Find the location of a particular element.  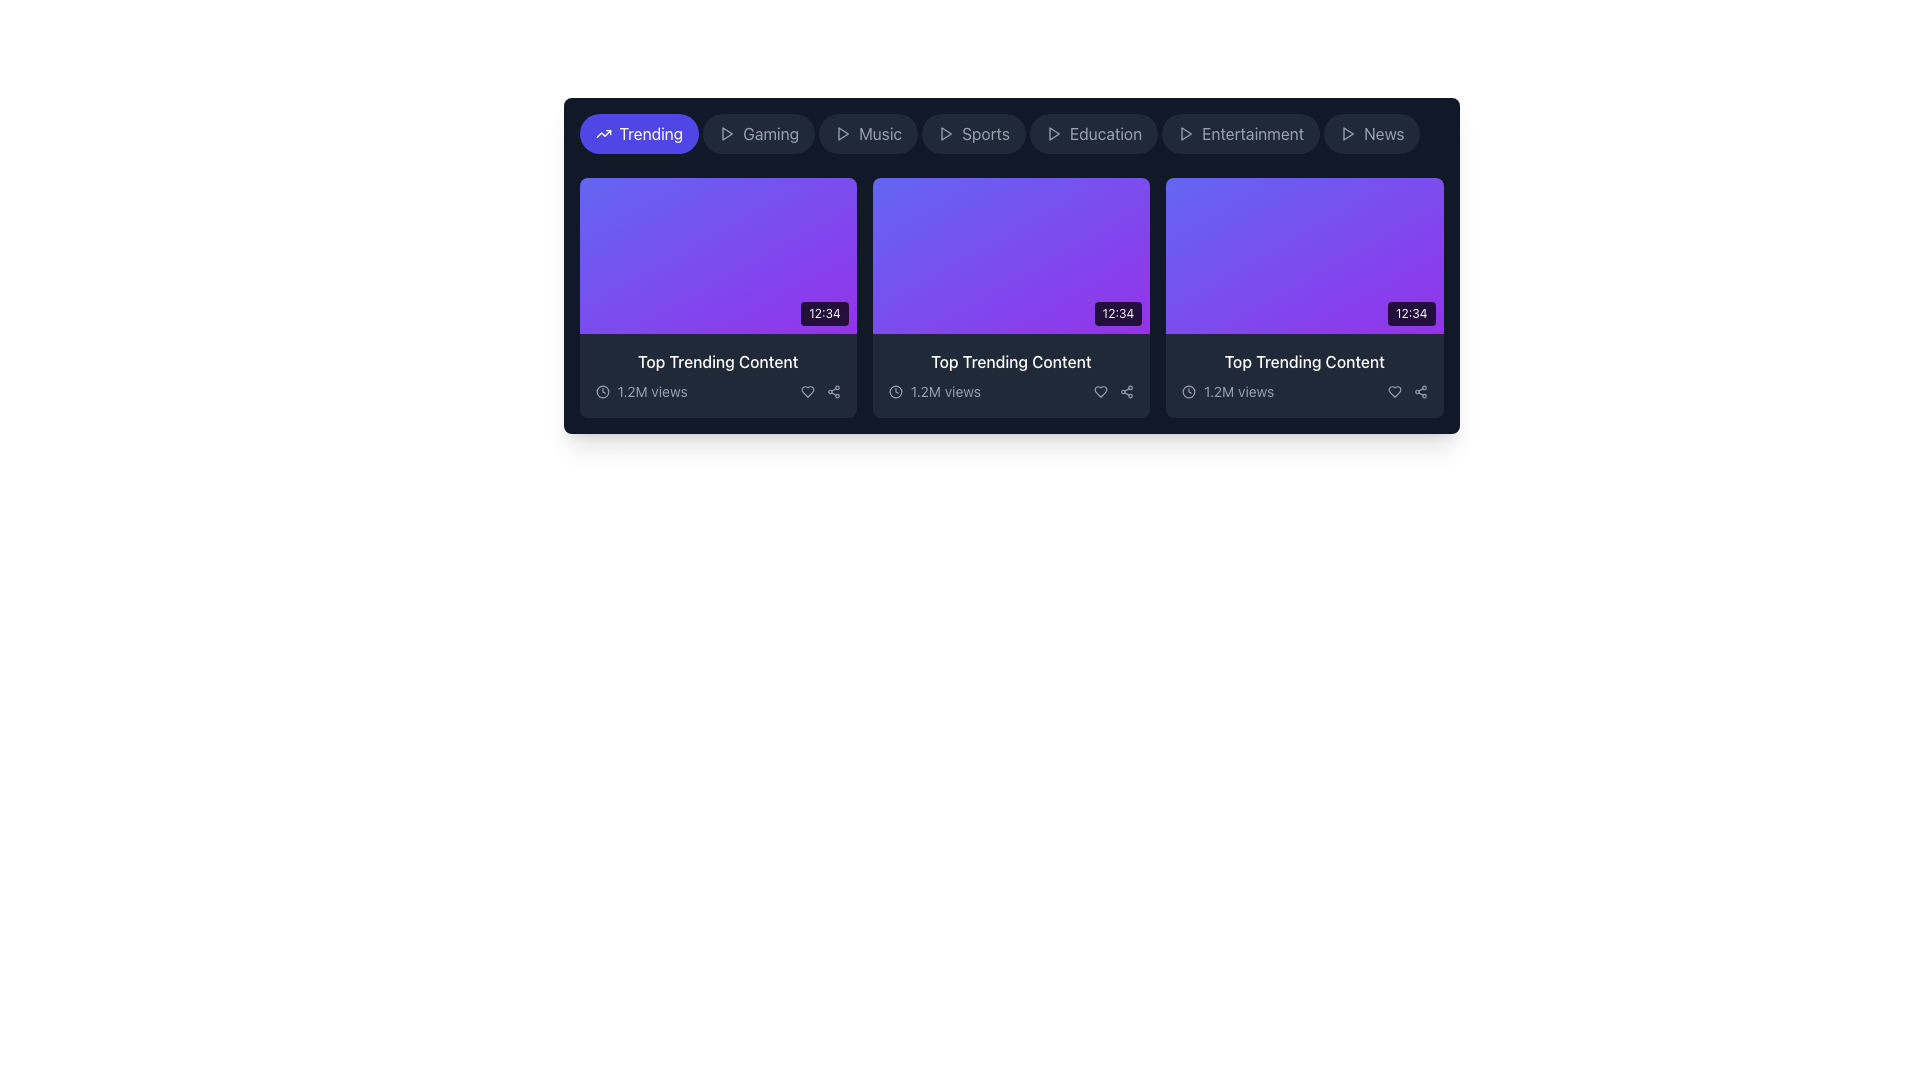

the 'Entertainment' button in the navigation bar is located at coordinates (1240, 134).